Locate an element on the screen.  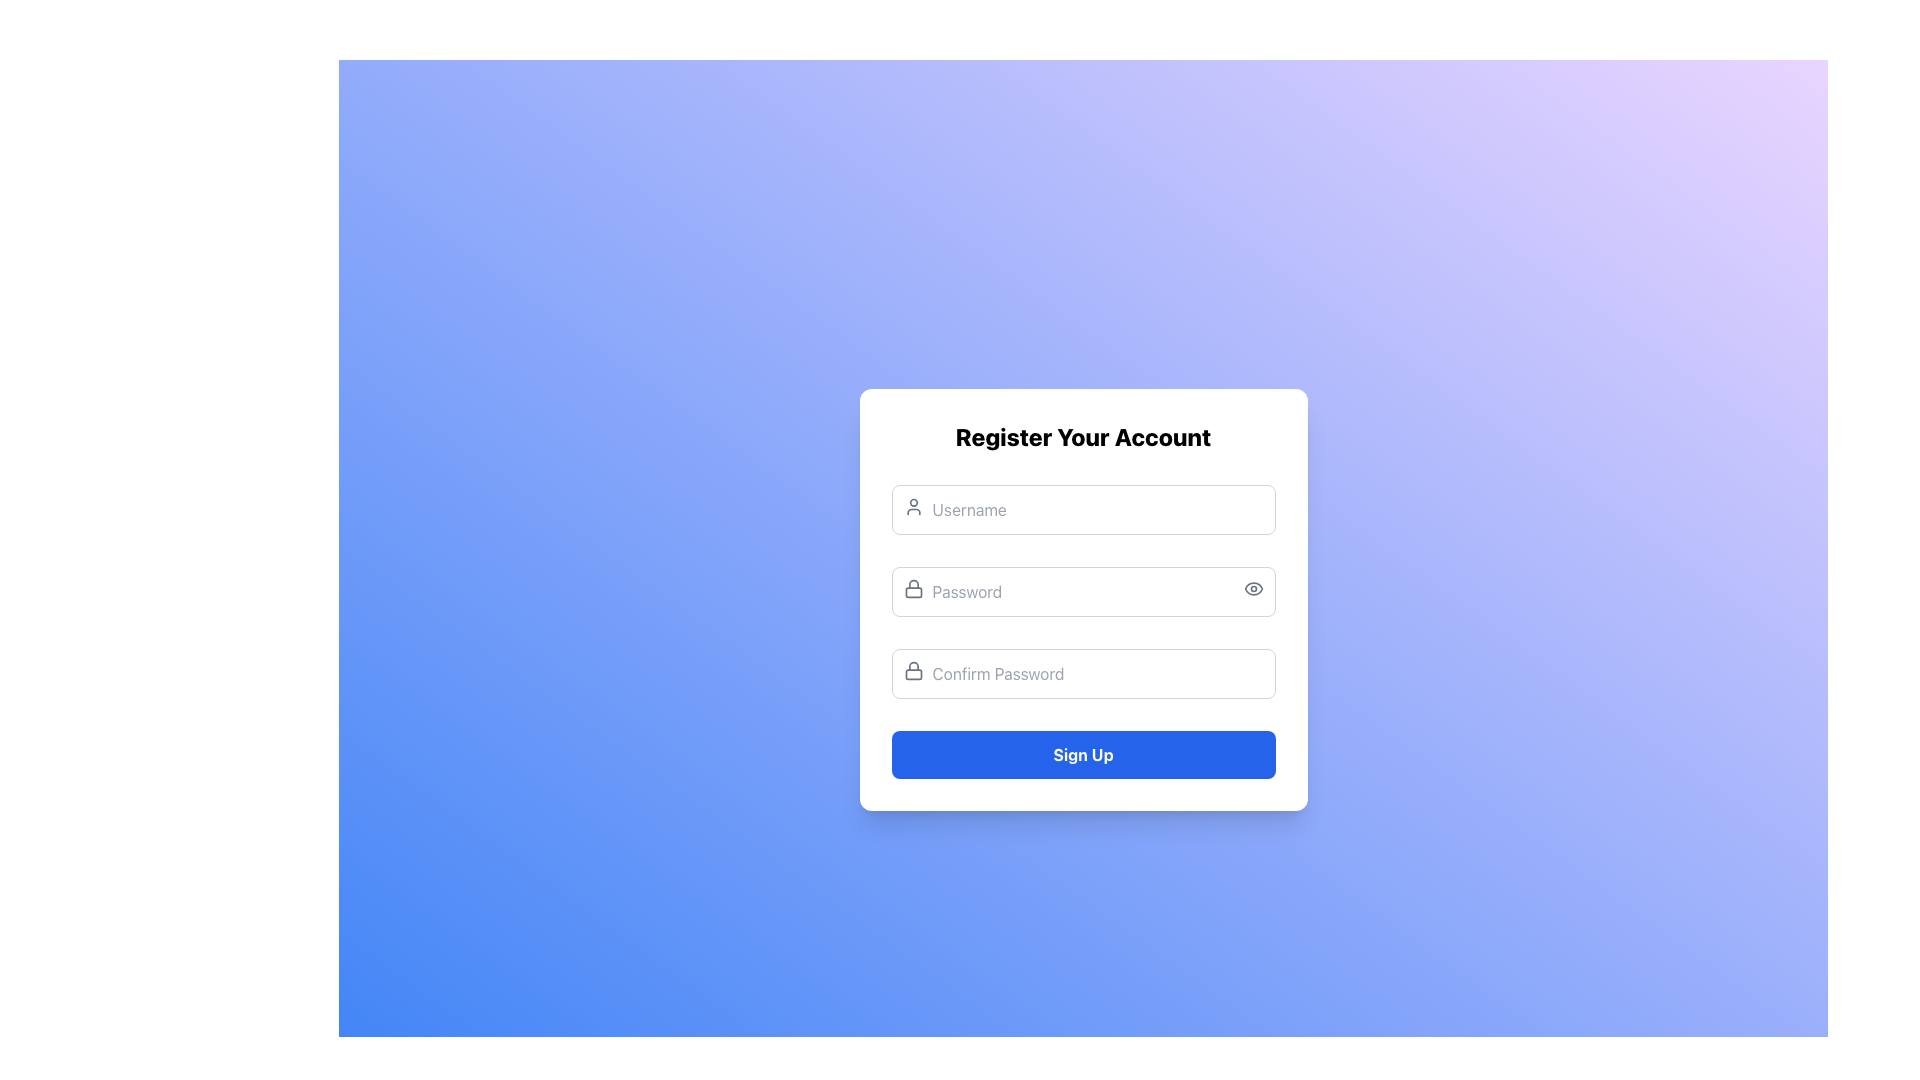
inside the Password input field to focus on it, allowing the user to enter their password securely is located at coordinates (1082, 590).